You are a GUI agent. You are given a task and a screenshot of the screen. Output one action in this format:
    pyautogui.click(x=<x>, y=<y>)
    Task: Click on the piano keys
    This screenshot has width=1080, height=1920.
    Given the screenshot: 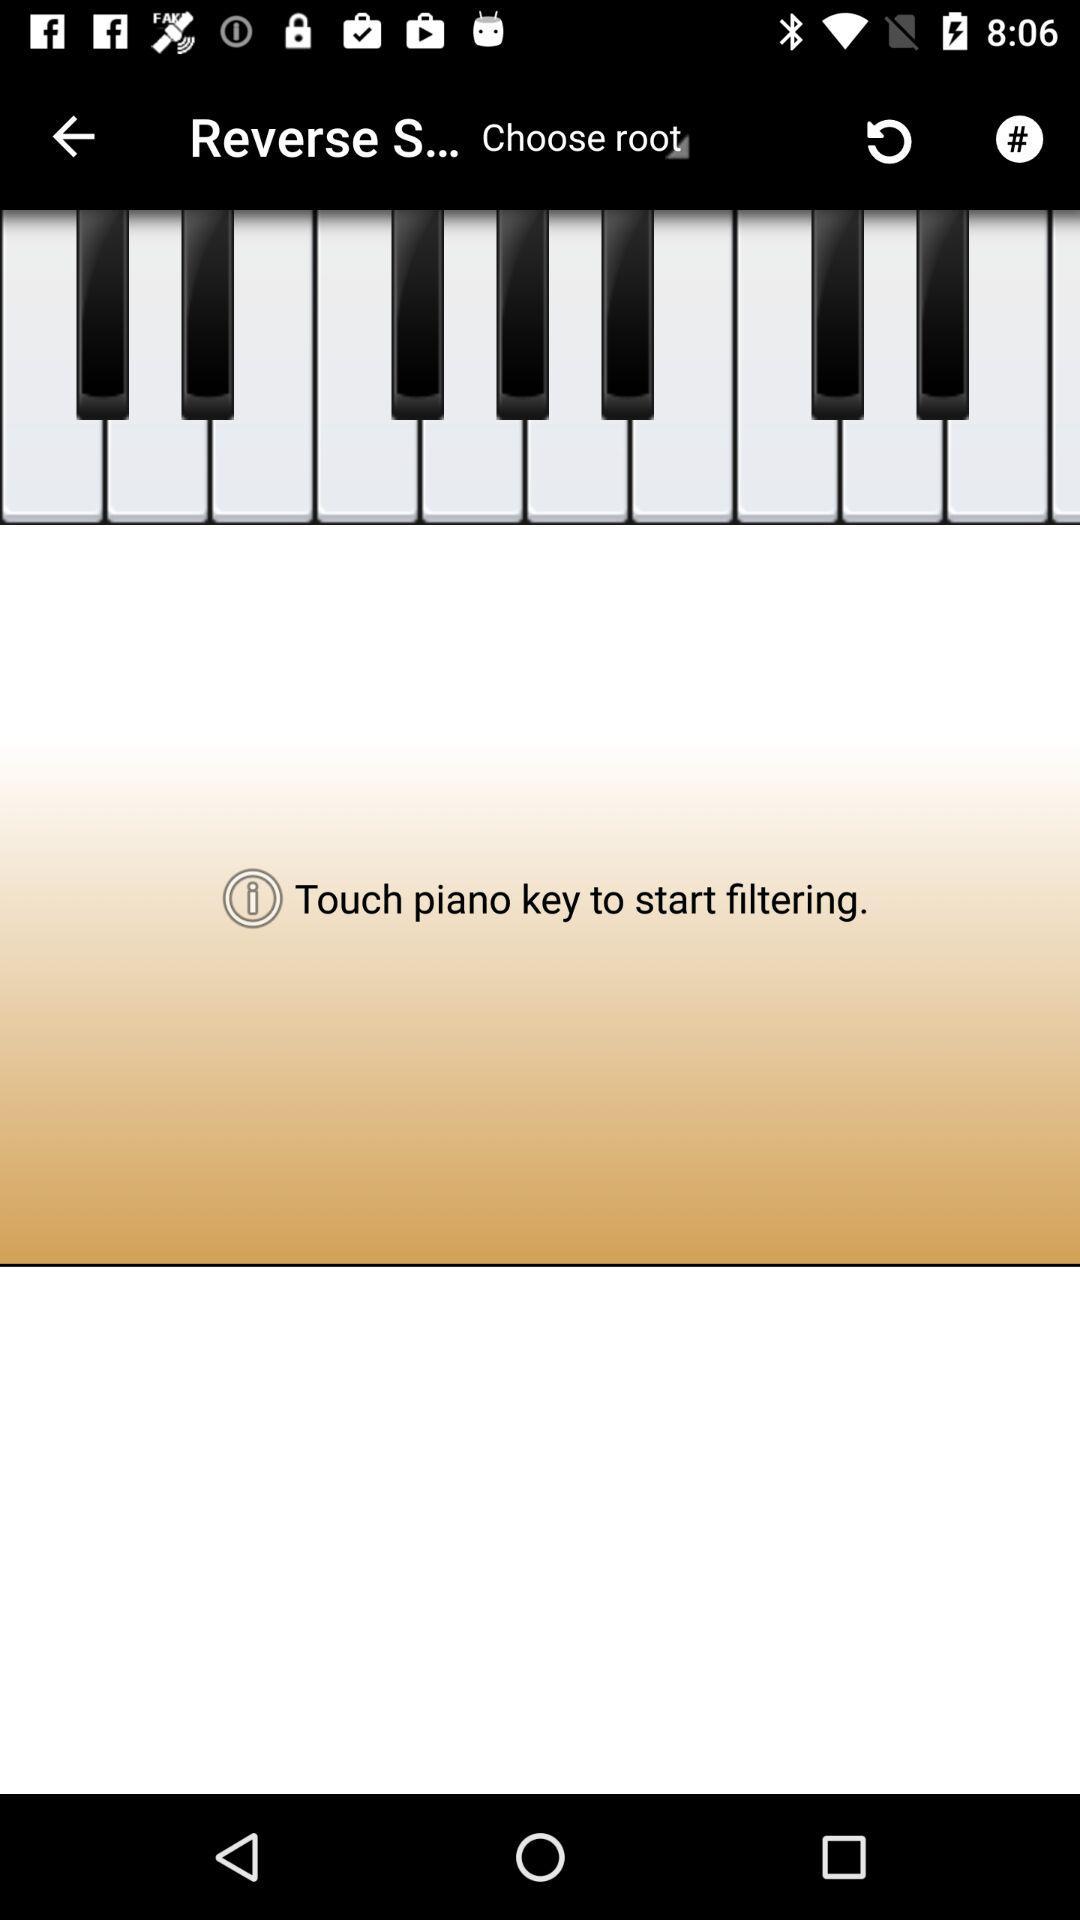 What is the action you would take?
    pyautogui.click(x=472, y=367)
    